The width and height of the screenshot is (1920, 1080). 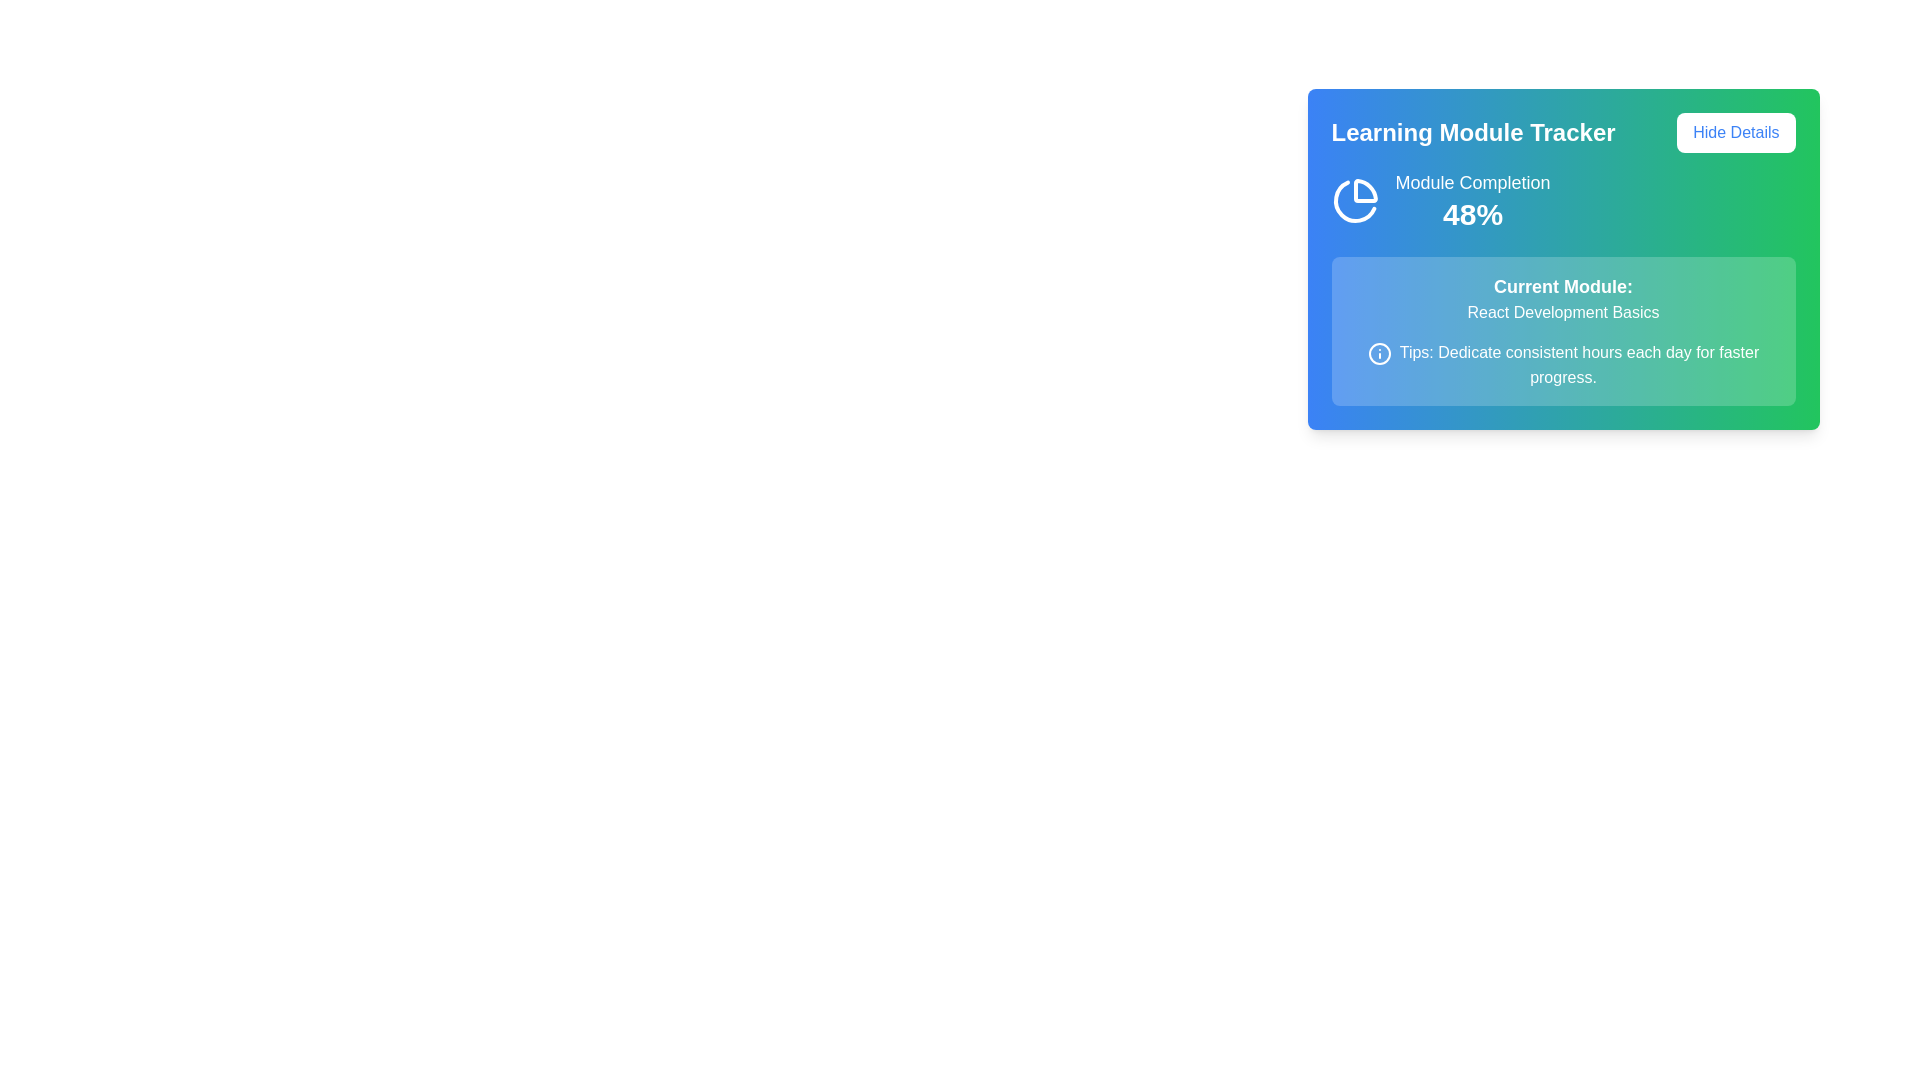 I want to click on the 'Module Completion' heading text element, which is styled boldly and positioned at the top-left of the Learning Module Tracker card, so click(x=1473, y=182).